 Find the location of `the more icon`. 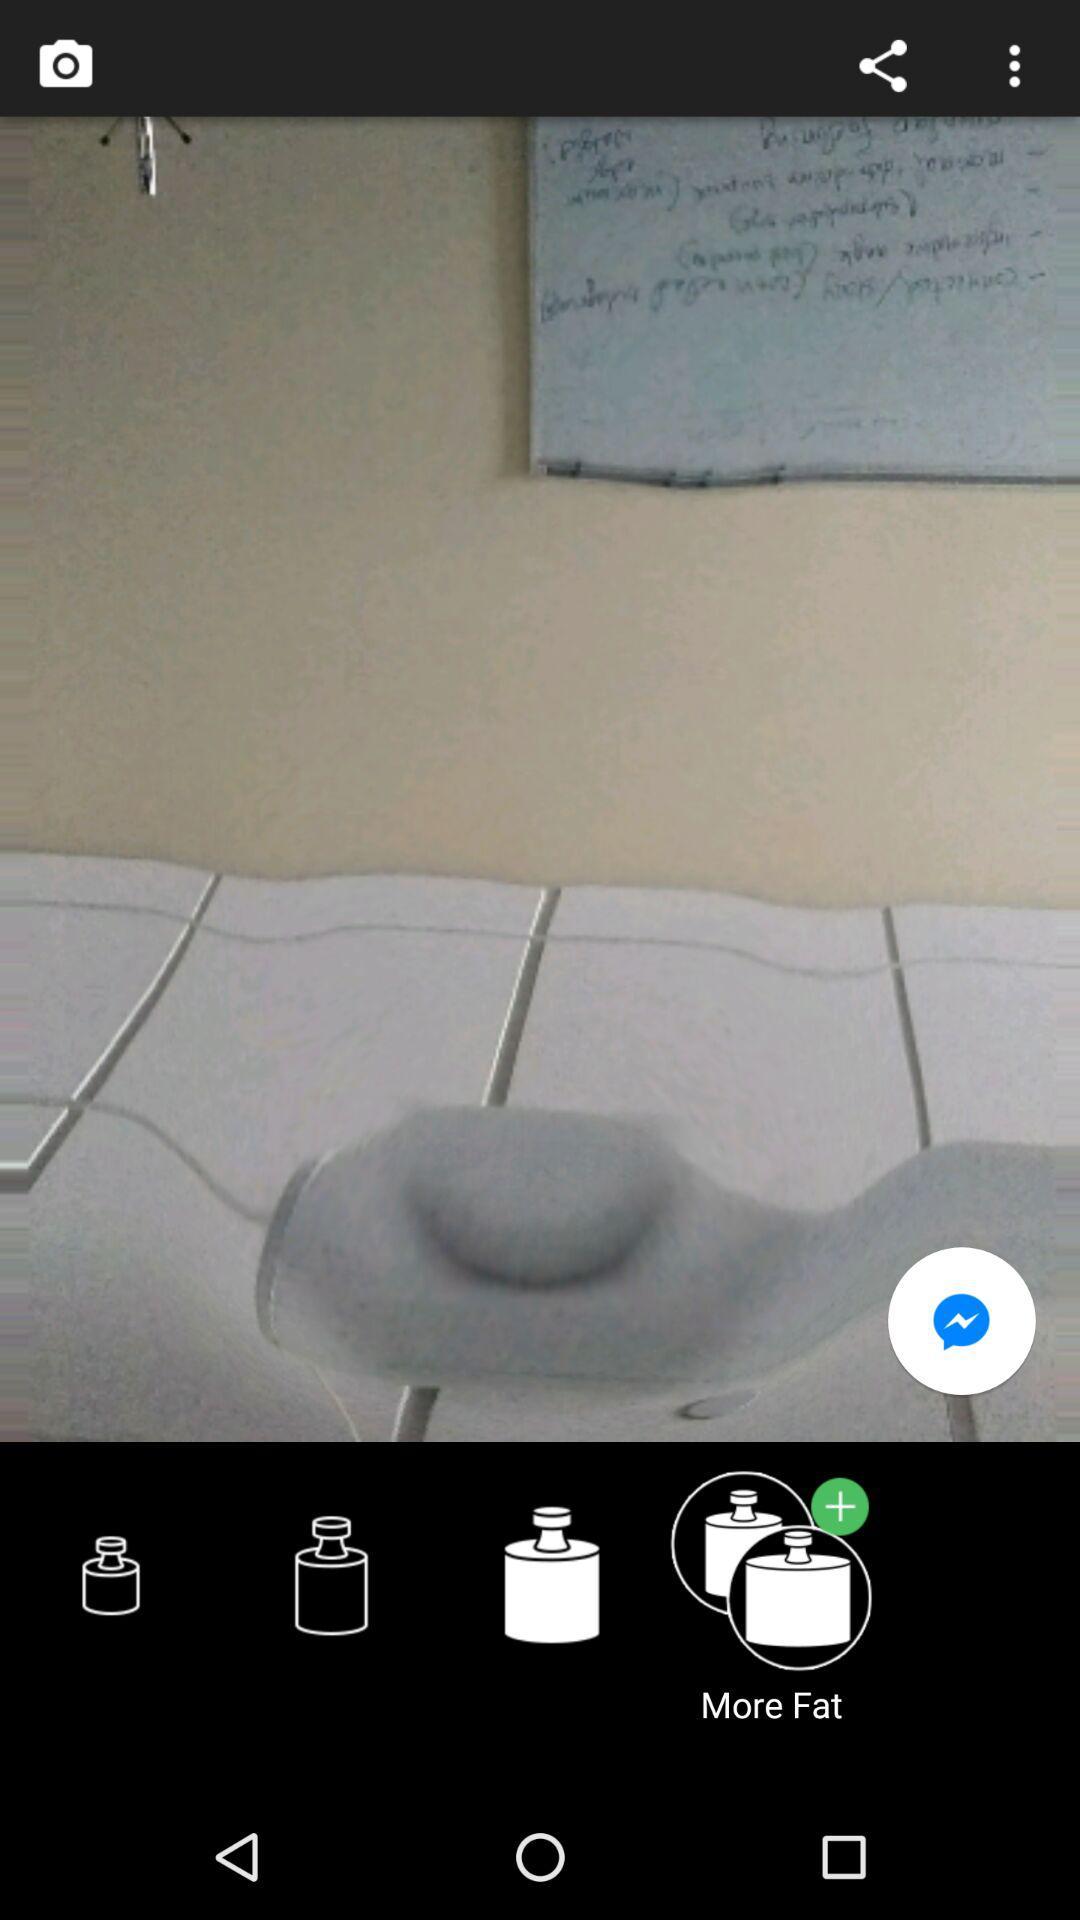

the more icon is located at coordinates (1014, 70).